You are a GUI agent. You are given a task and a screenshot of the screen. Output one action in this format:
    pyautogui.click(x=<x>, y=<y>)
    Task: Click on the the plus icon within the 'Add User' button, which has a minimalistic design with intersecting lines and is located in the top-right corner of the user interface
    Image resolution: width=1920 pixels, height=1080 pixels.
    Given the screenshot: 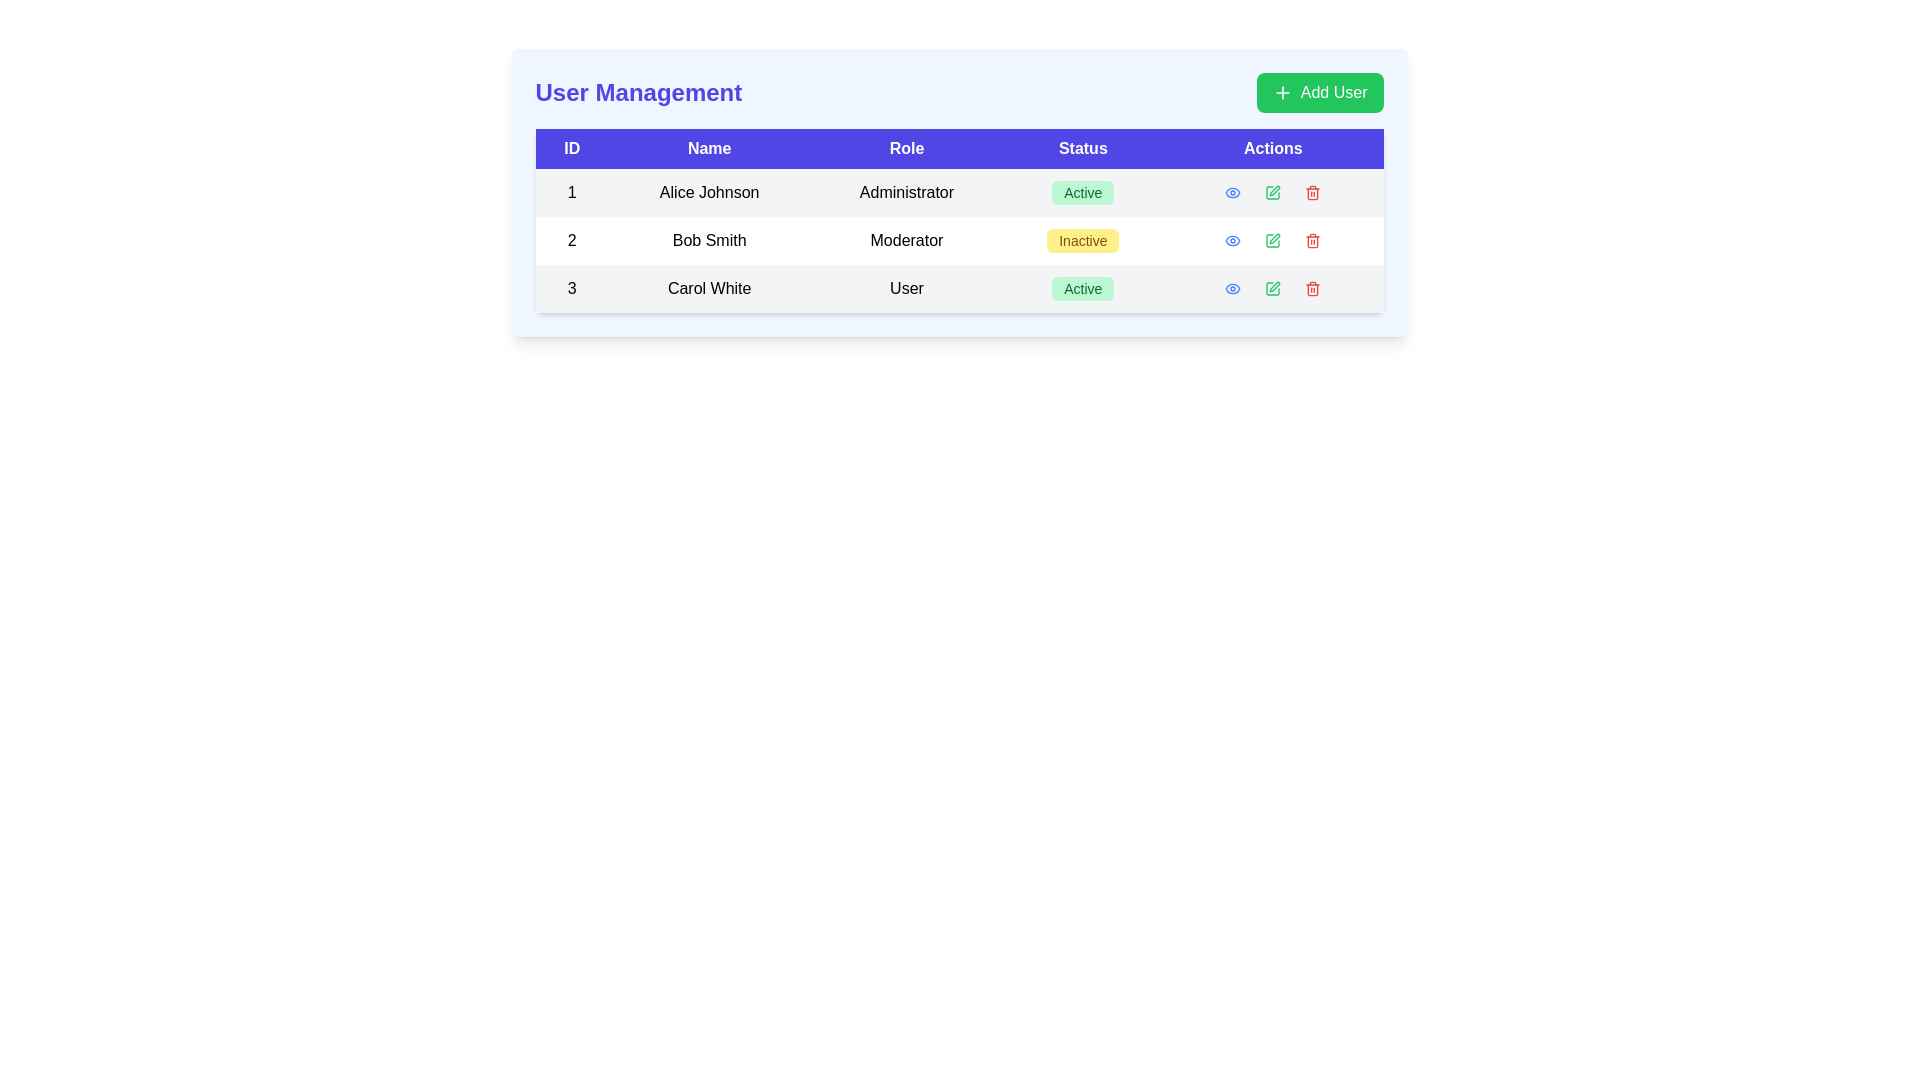 What is the action you would take?
    pyautogui.click(x=1282, y=92)
    